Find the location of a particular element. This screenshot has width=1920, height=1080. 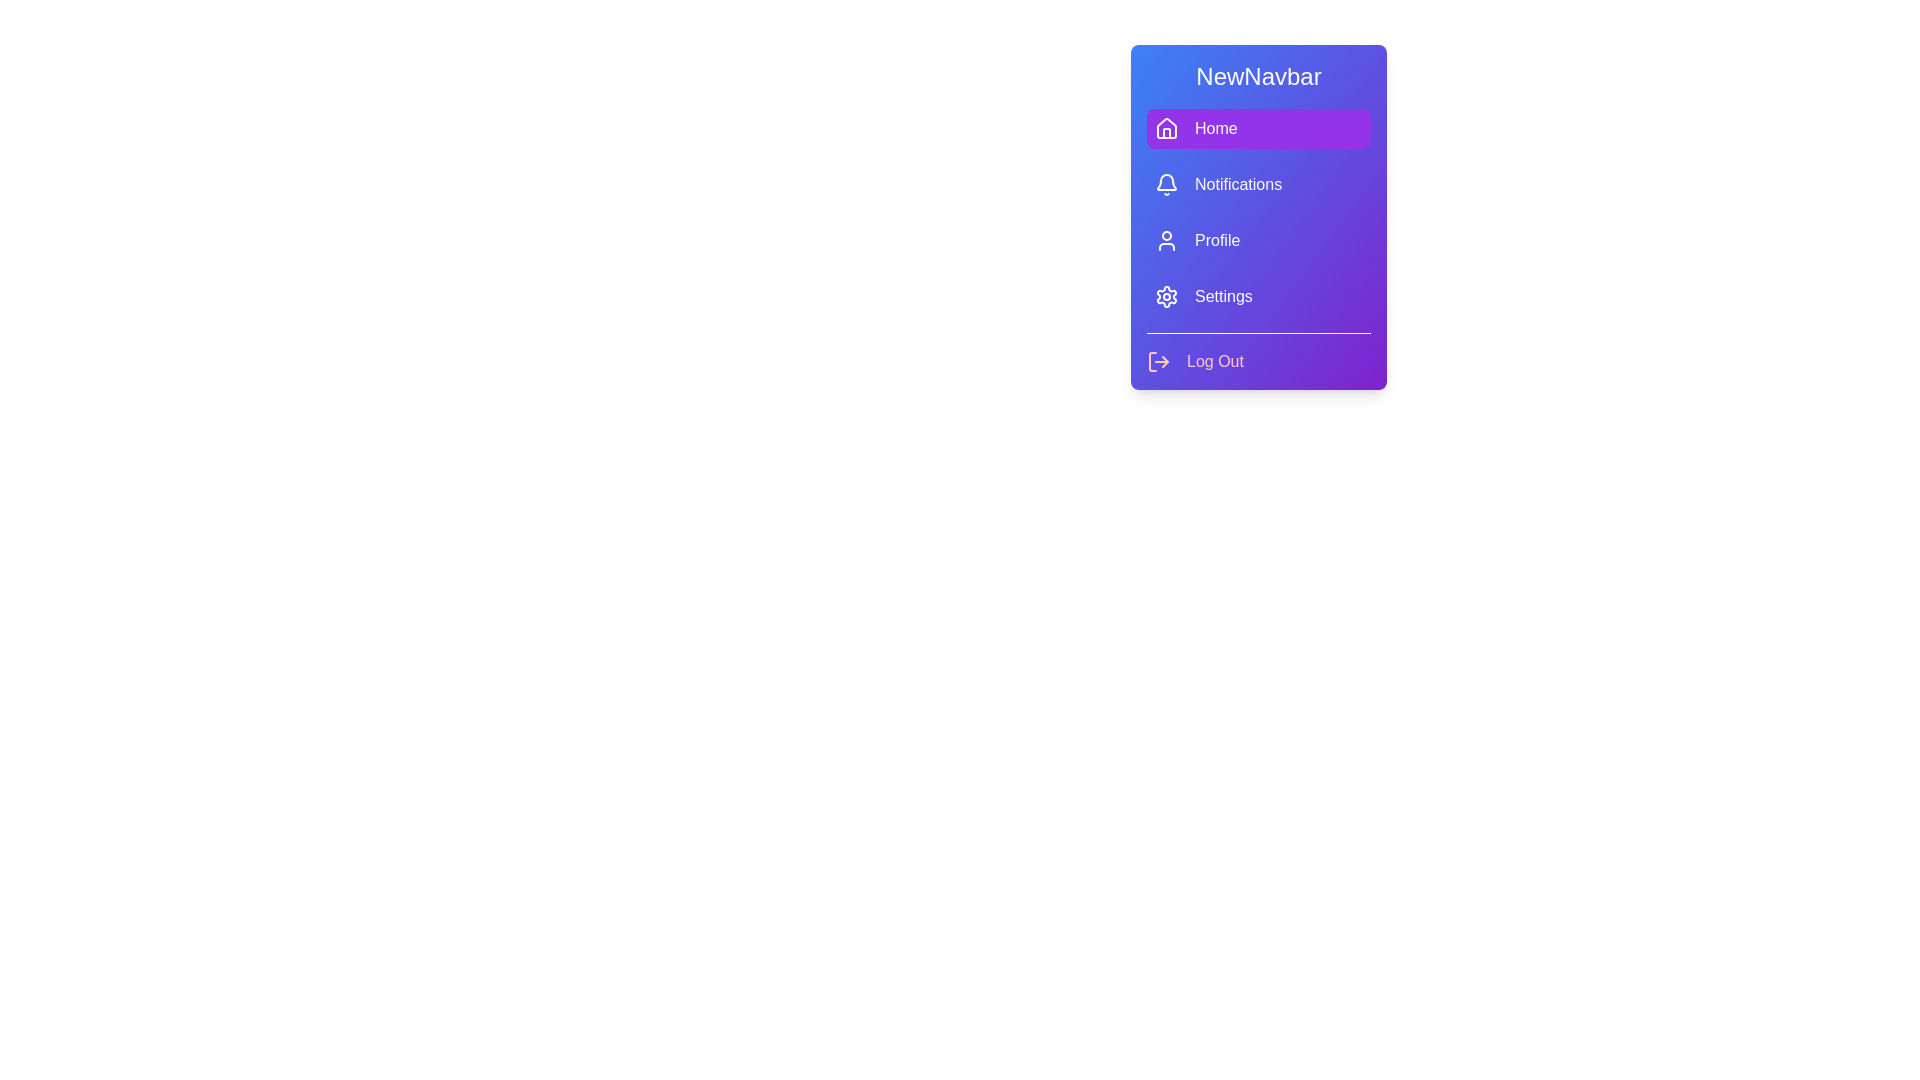

the house icon is located at coordinates (1166, 127).